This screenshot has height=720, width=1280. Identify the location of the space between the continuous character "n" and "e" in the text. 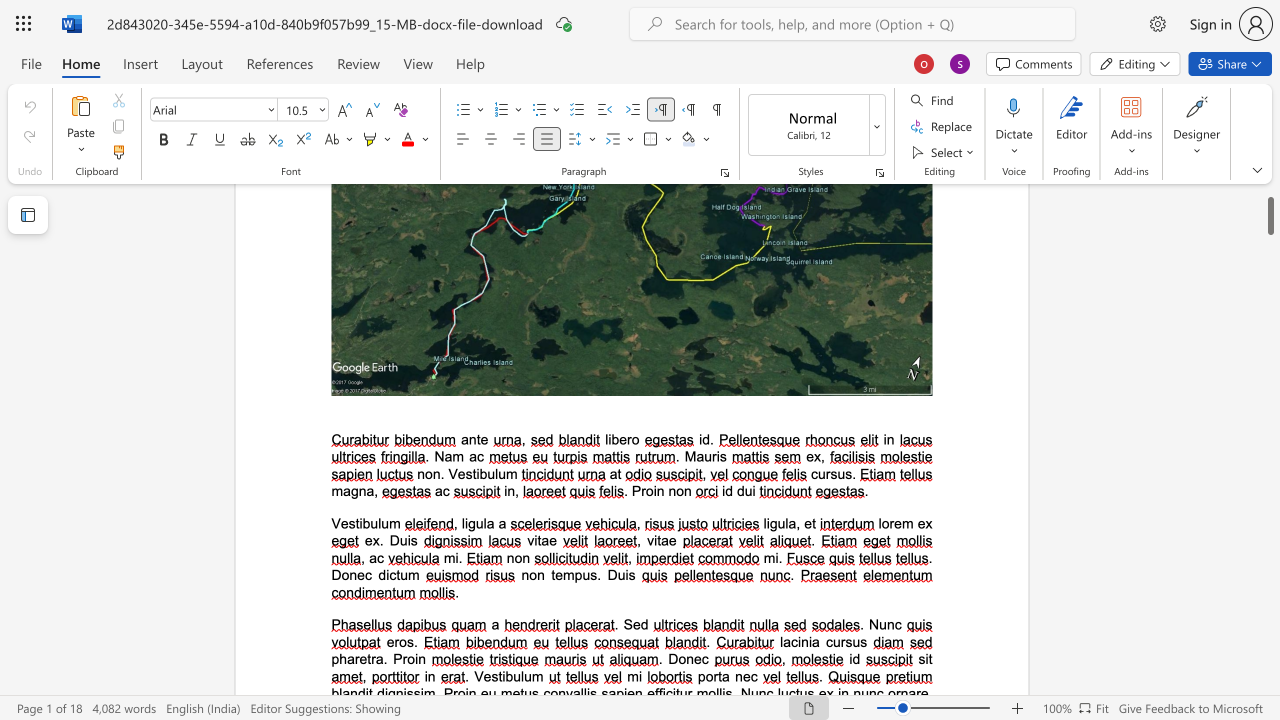
(357, 575).